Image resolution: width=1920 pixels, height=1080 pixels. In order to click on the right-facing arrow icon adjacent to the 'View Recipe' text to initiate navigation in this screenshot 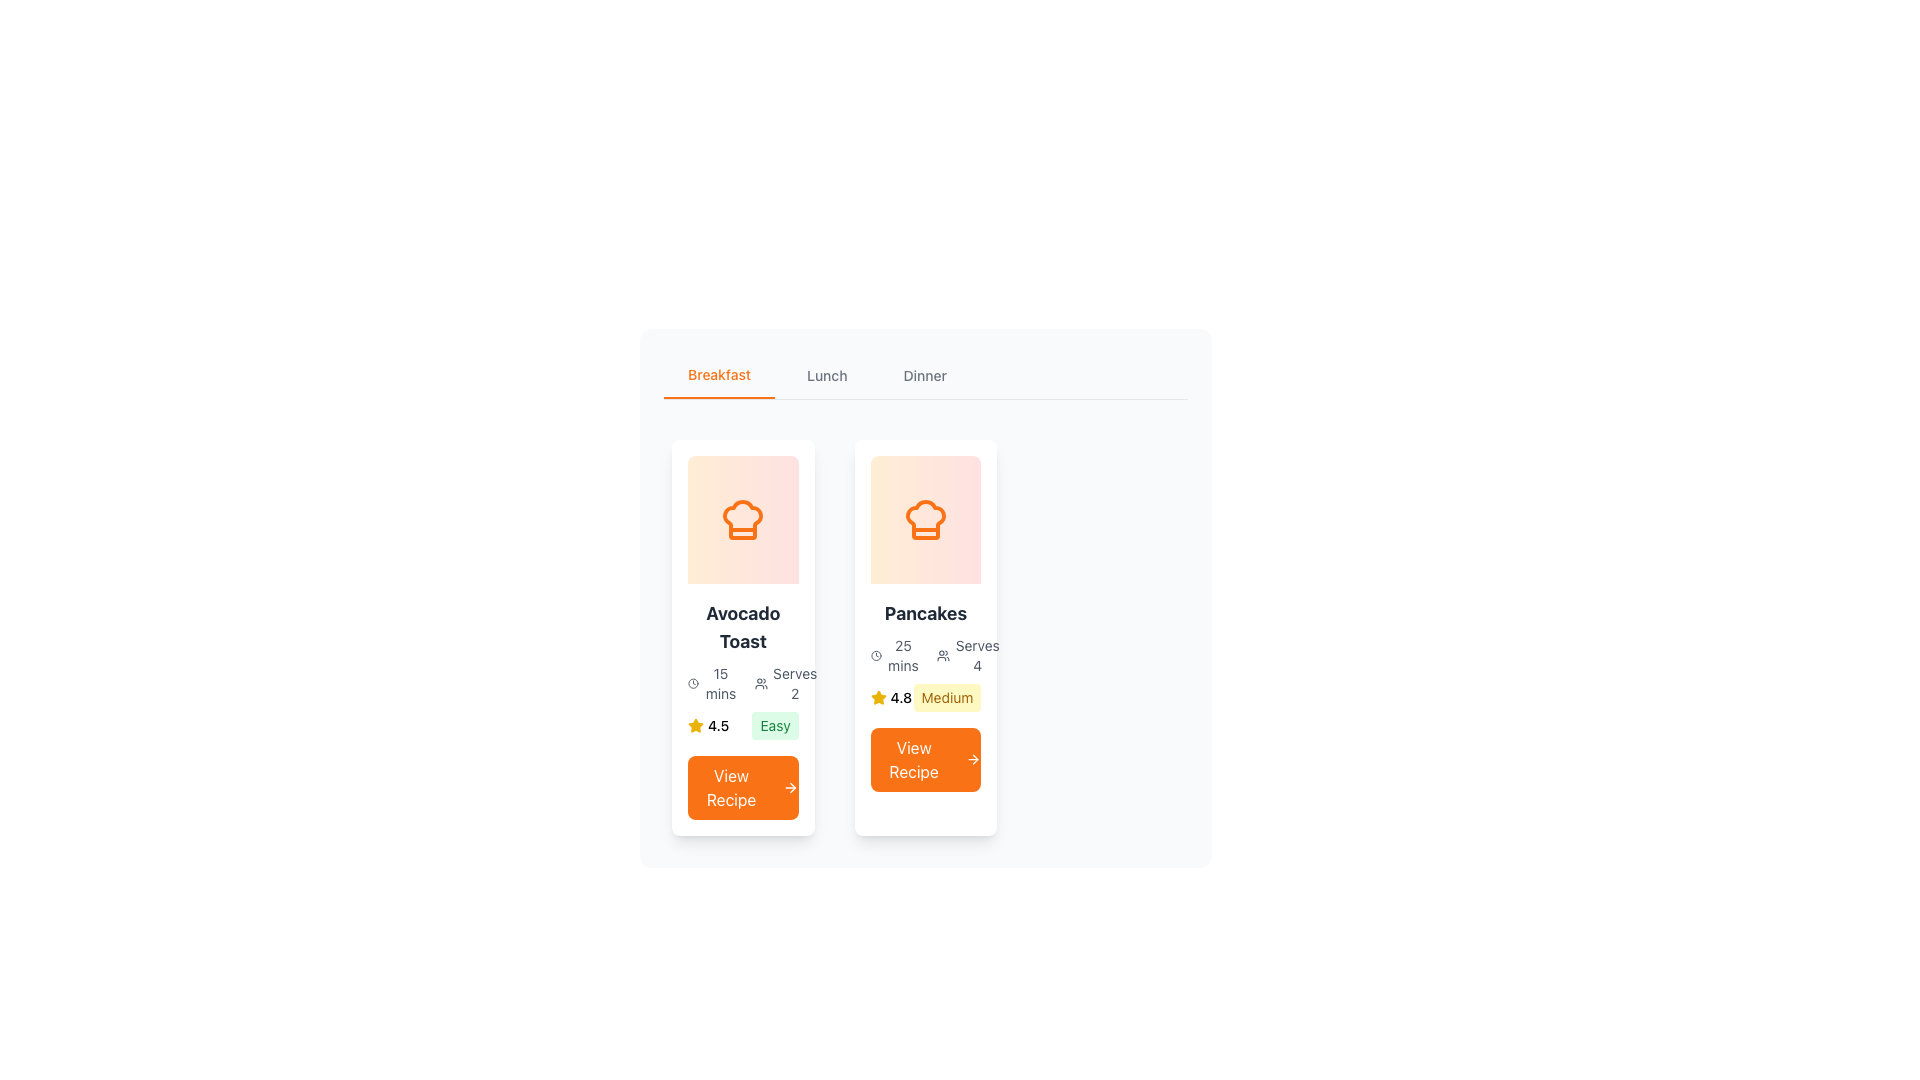, I will do `click(973, 759)`.